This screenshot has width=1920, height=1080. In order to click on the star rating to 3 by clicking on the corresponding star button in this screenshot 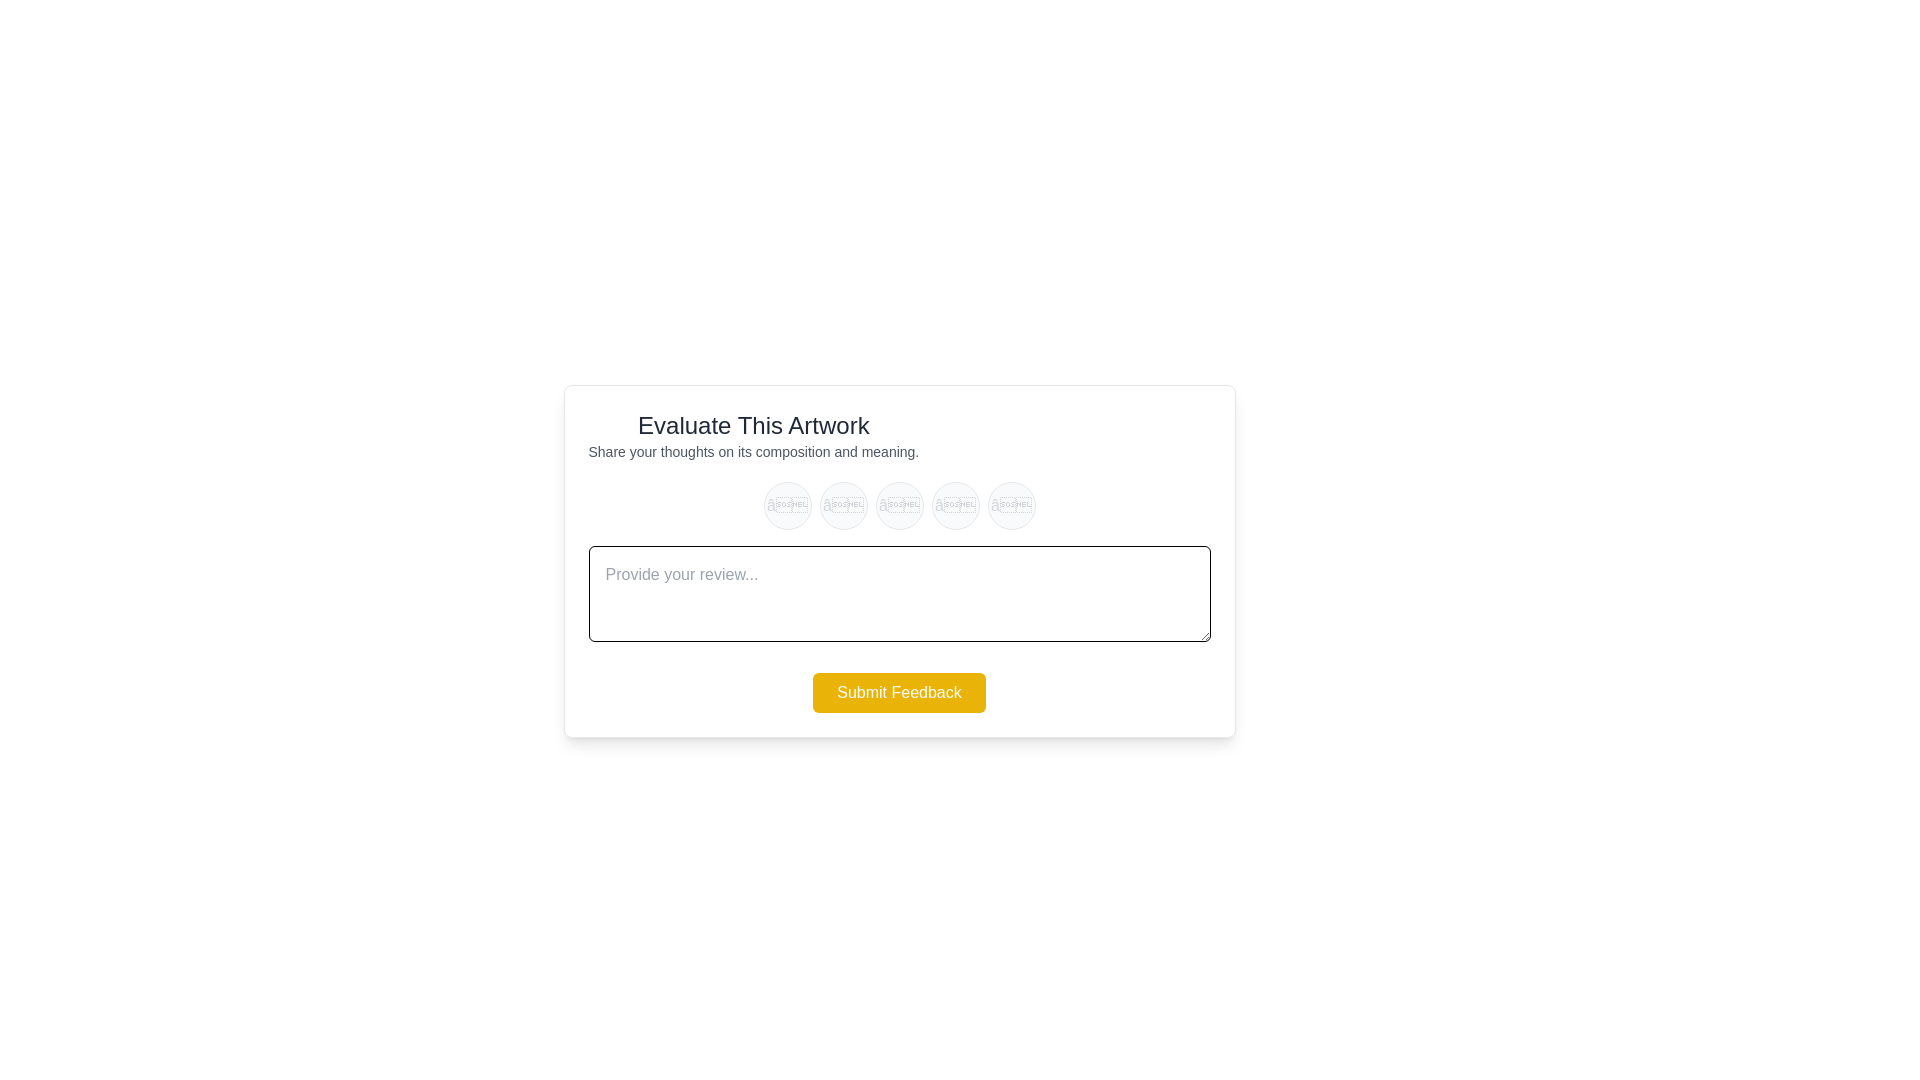, I will do `click(898, 504)`.